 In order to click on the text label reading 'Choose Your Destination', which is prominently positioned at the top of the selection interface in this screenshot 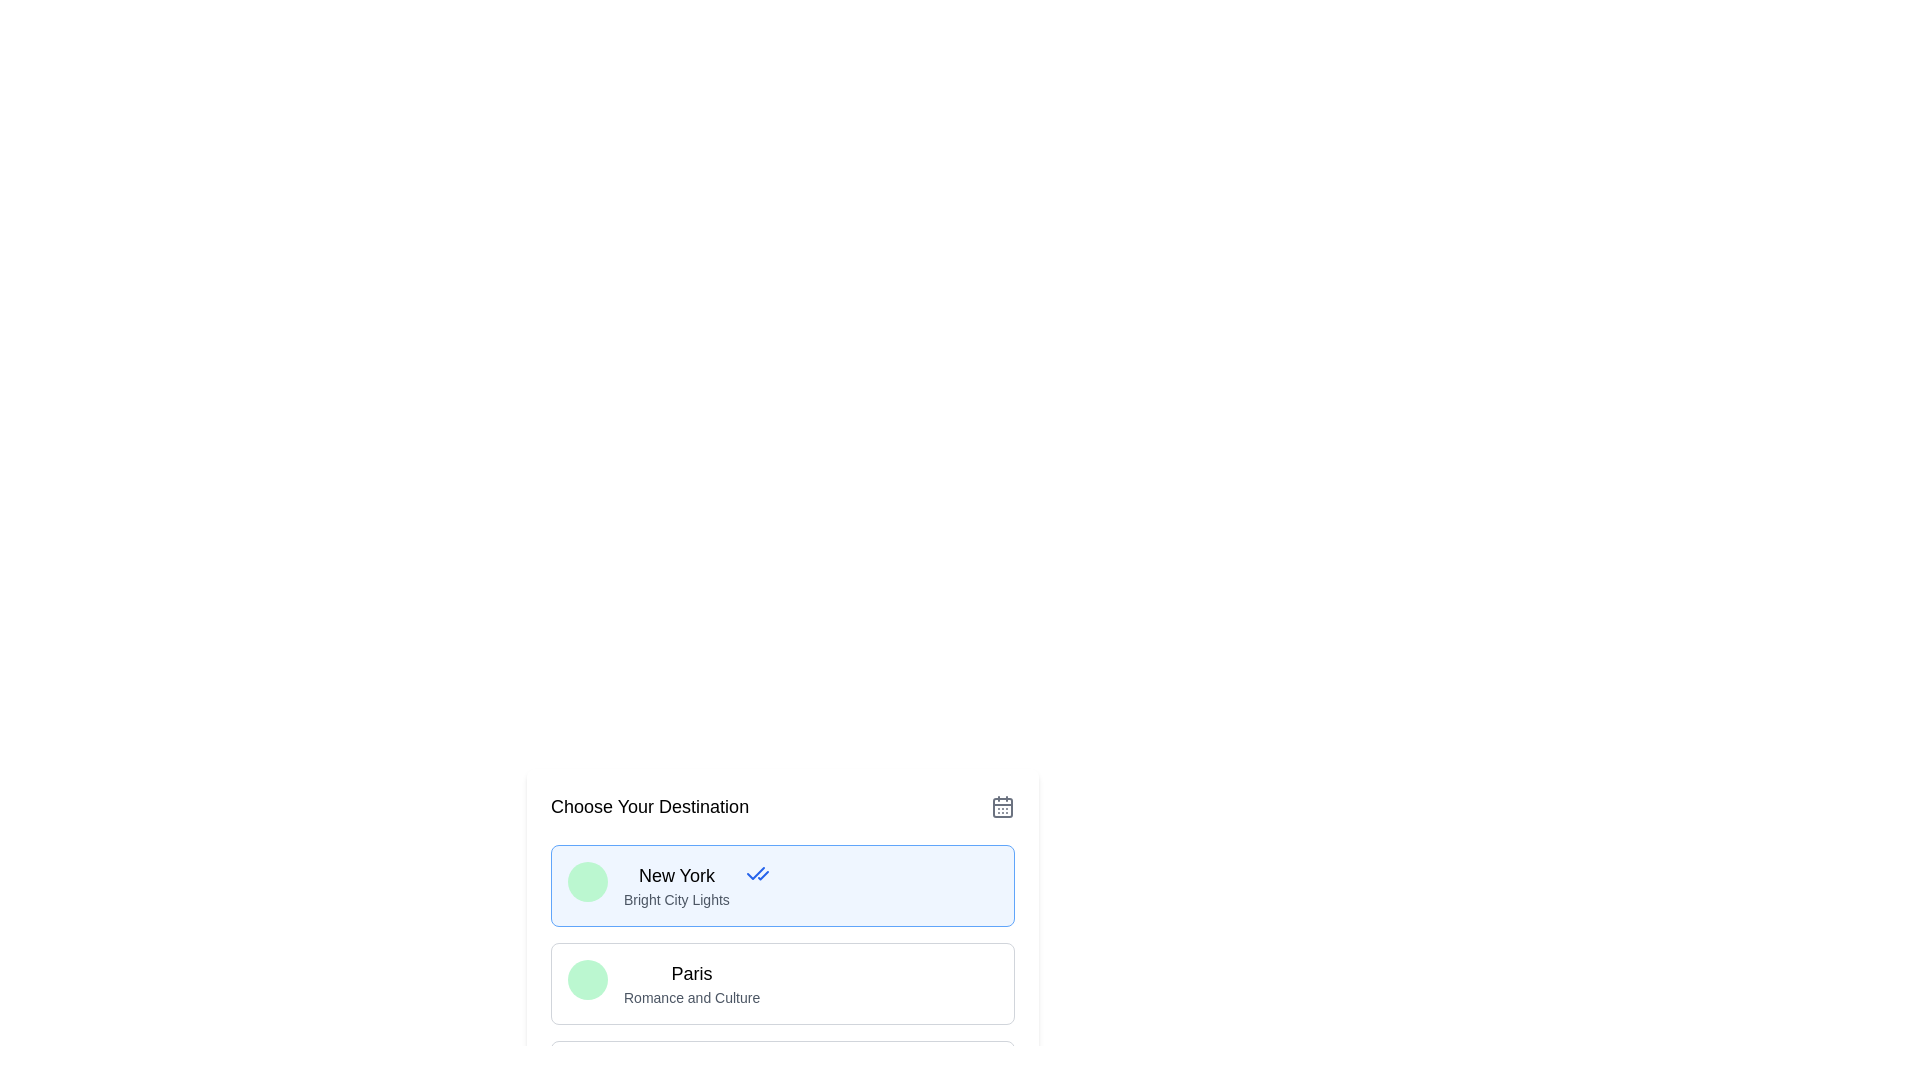, I will do `click(650, 805)`.